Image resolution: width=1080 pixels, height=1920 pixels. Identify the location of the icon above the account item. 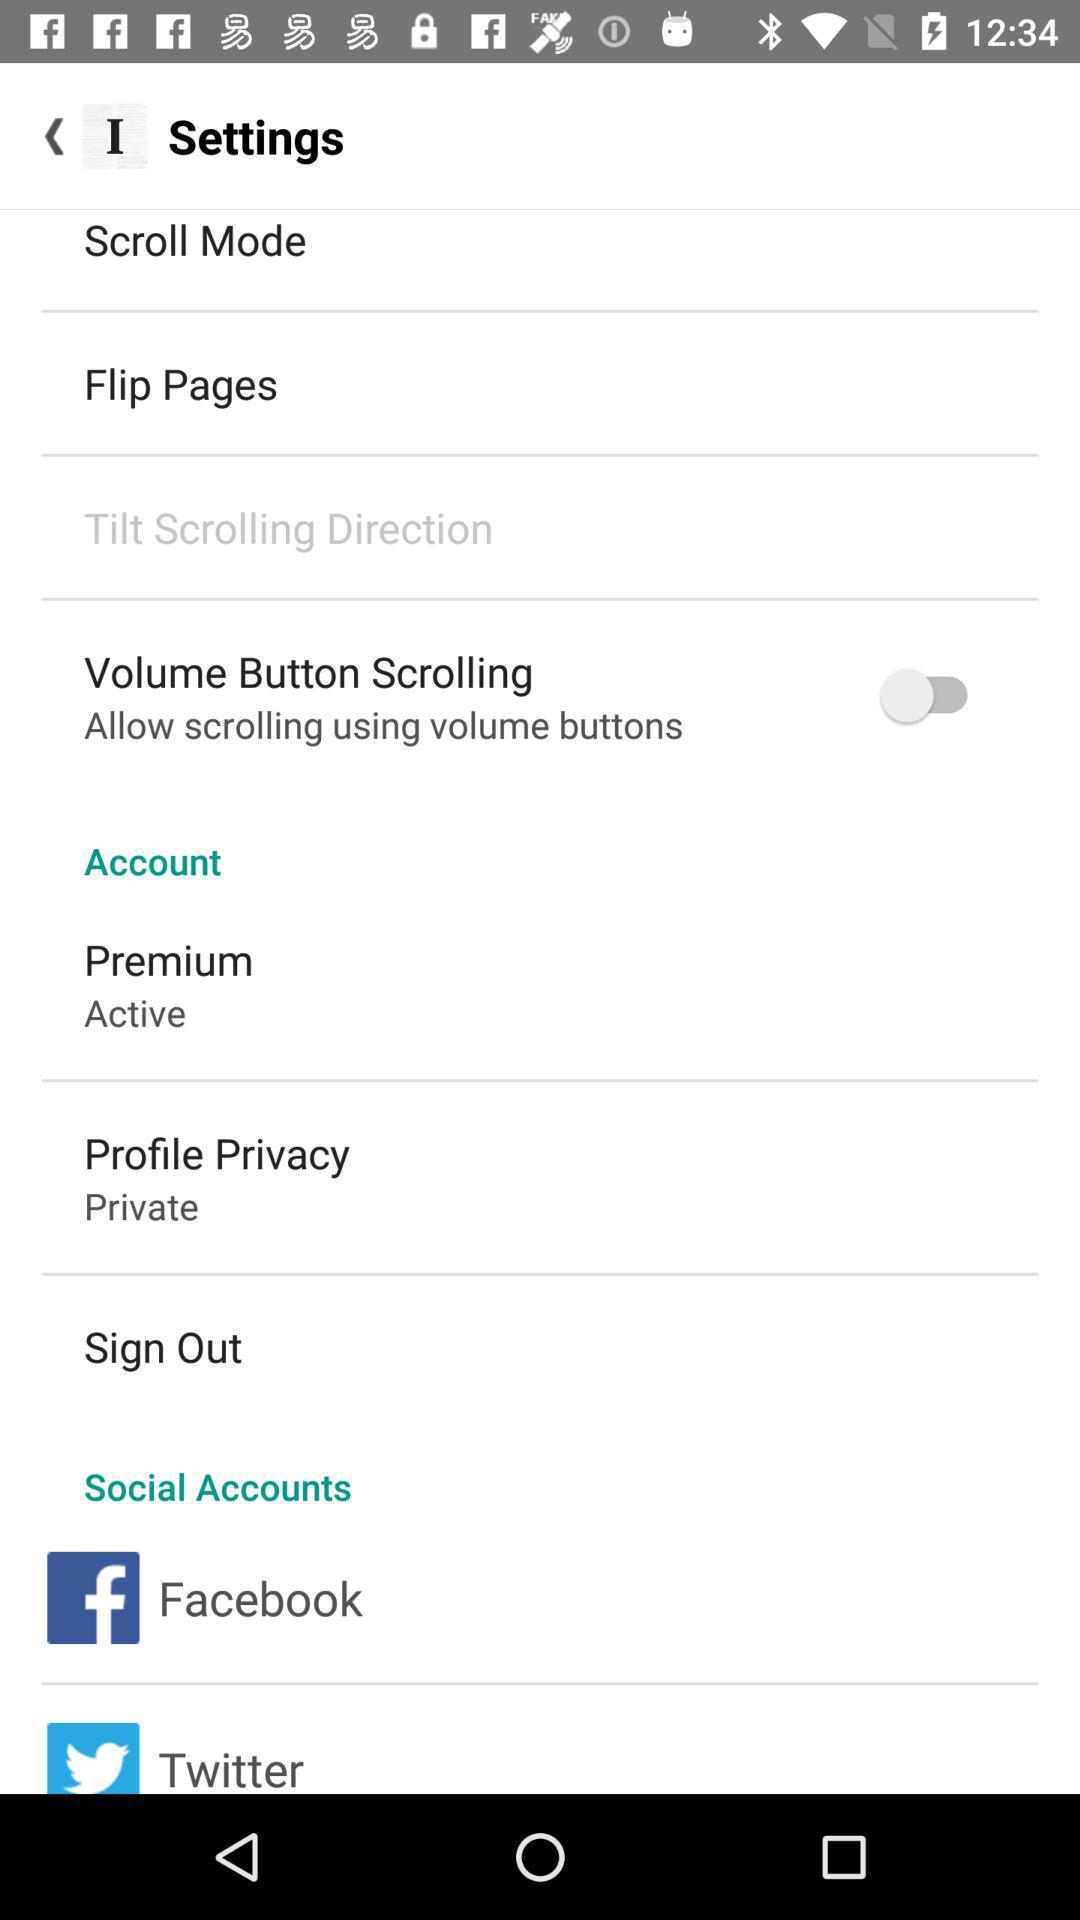
(933, 695).